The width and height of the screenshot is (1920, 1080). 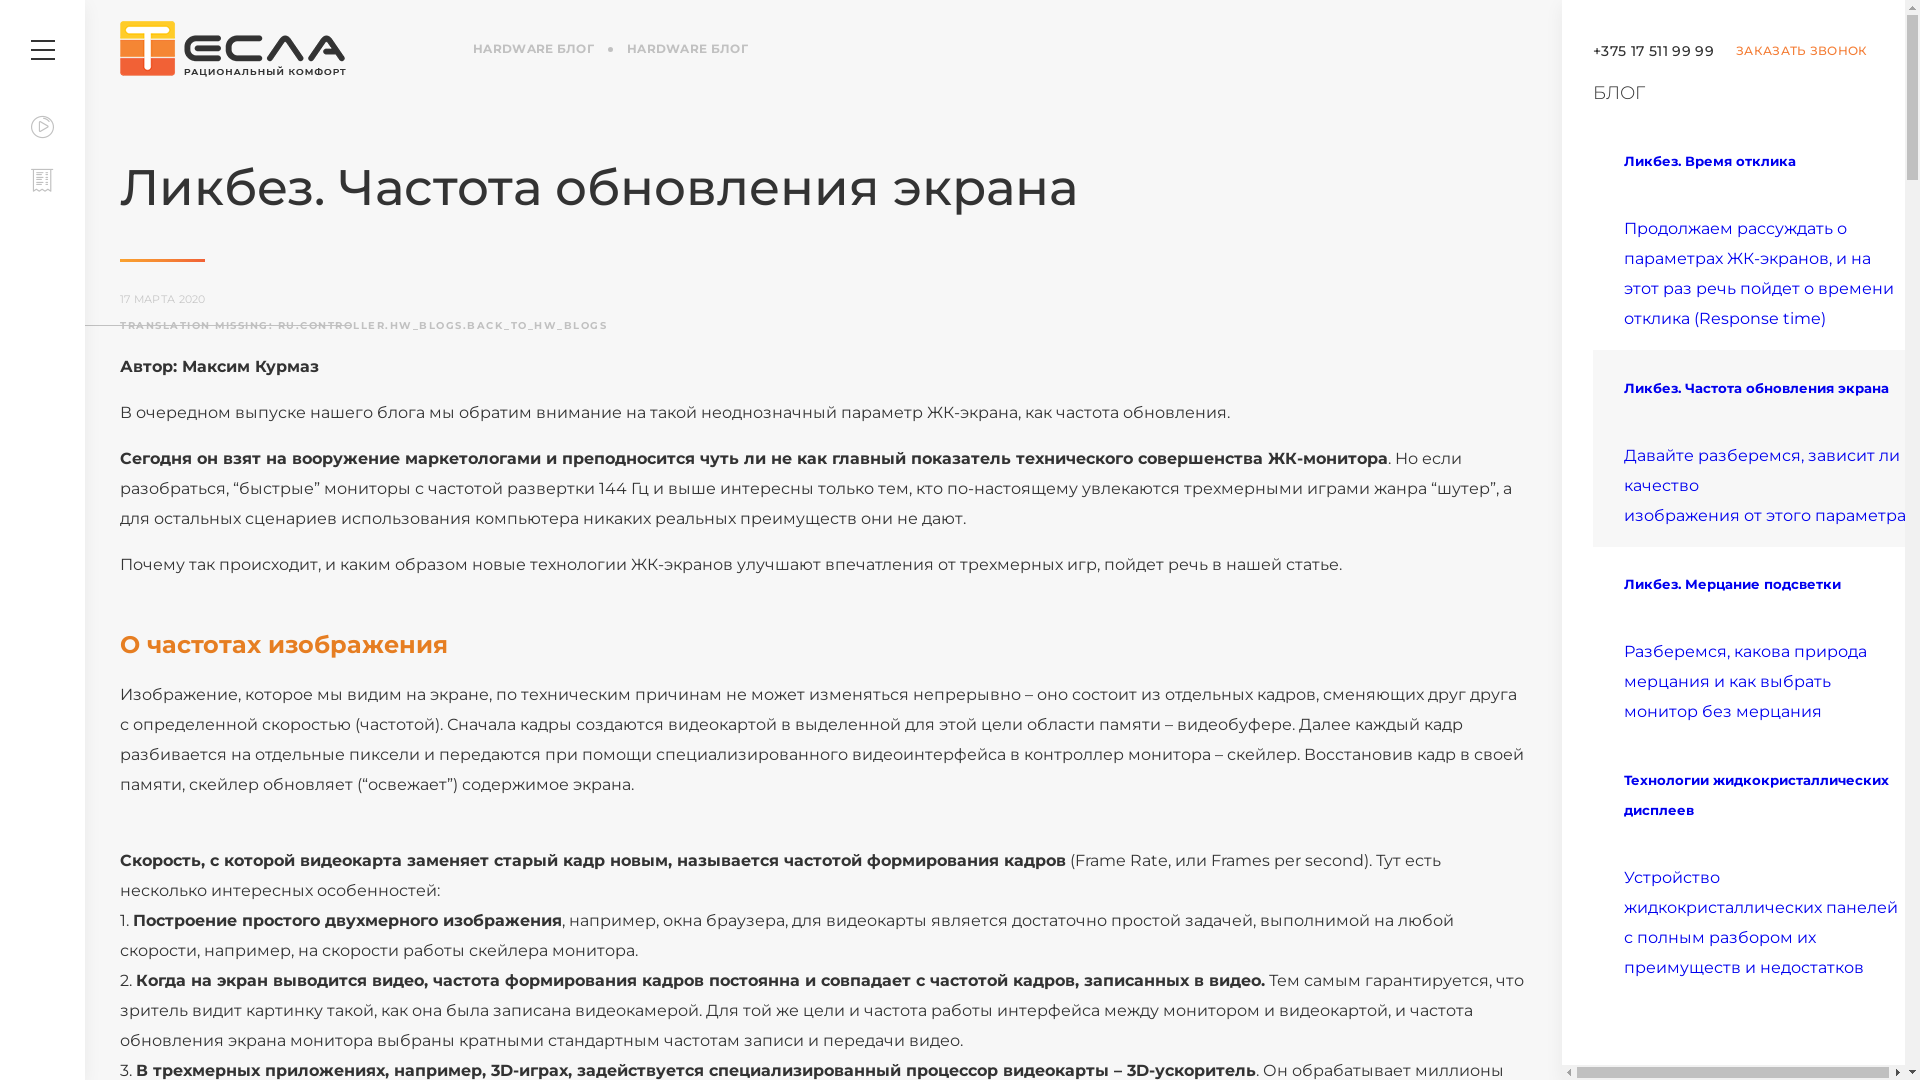 I want to click on '+375 17 511 99 99', so click(x=1653, y=49).